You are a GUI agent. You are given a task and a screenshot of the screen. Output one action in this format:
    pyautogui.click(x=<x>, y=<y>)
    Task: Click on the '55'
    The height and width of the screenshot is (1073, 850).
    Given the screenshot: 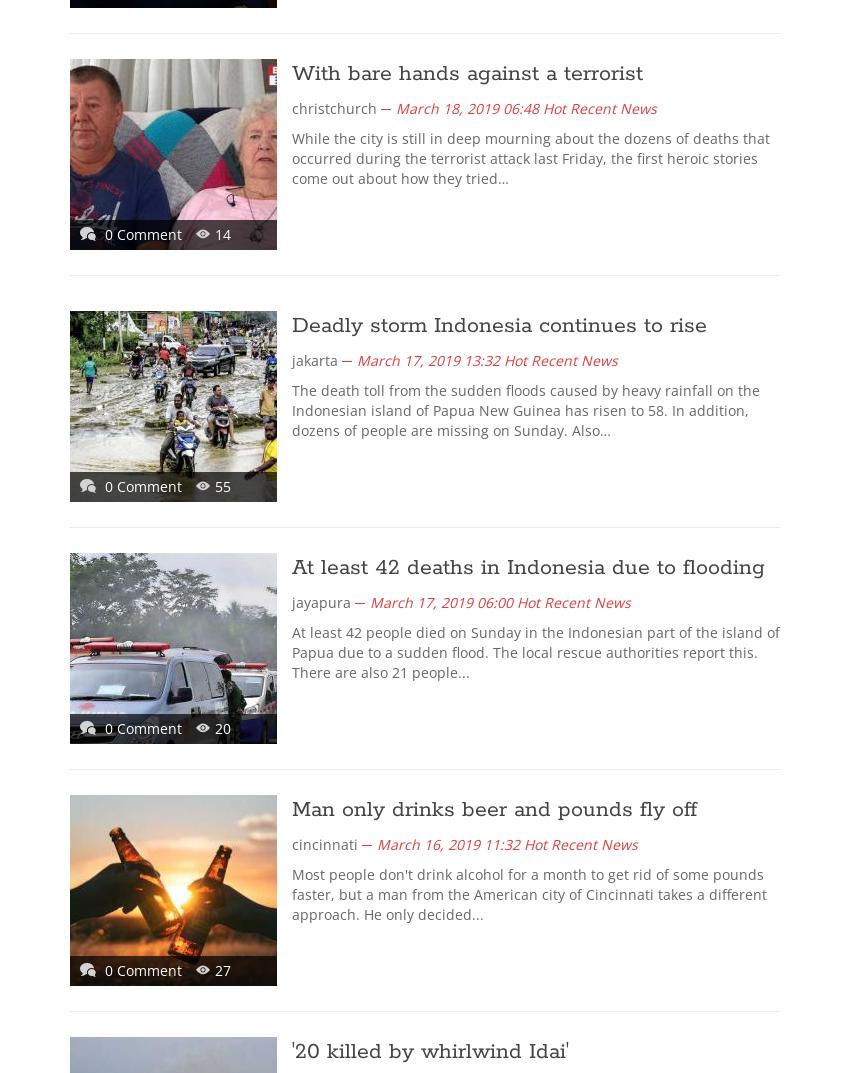 What is the action you would take?
    pyautogui.click(x=223, y=485)
    